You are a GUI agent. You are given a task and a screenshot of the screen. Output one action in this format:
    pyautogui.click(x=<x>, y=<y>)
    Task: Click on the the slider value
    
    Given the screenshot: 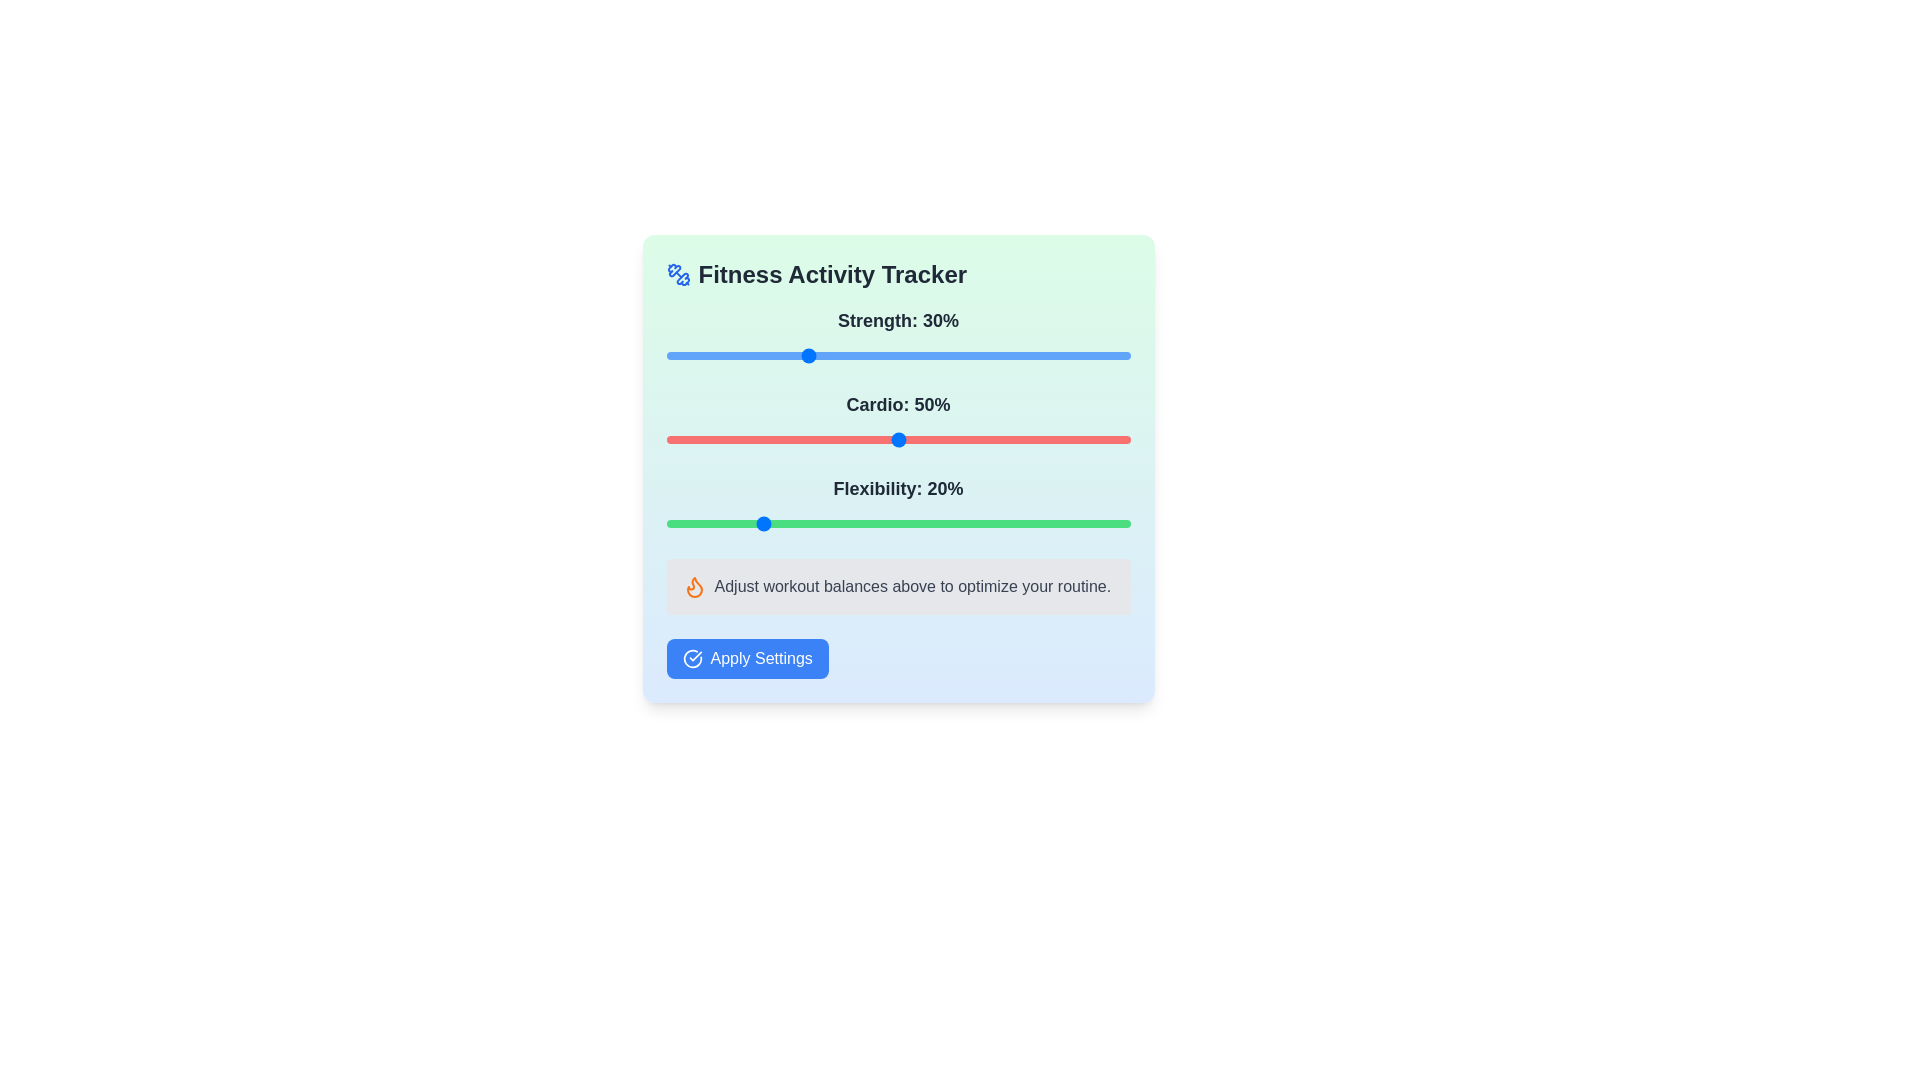 What is the action you would take?
    pyautogui.click(x=1101, y=354)
    